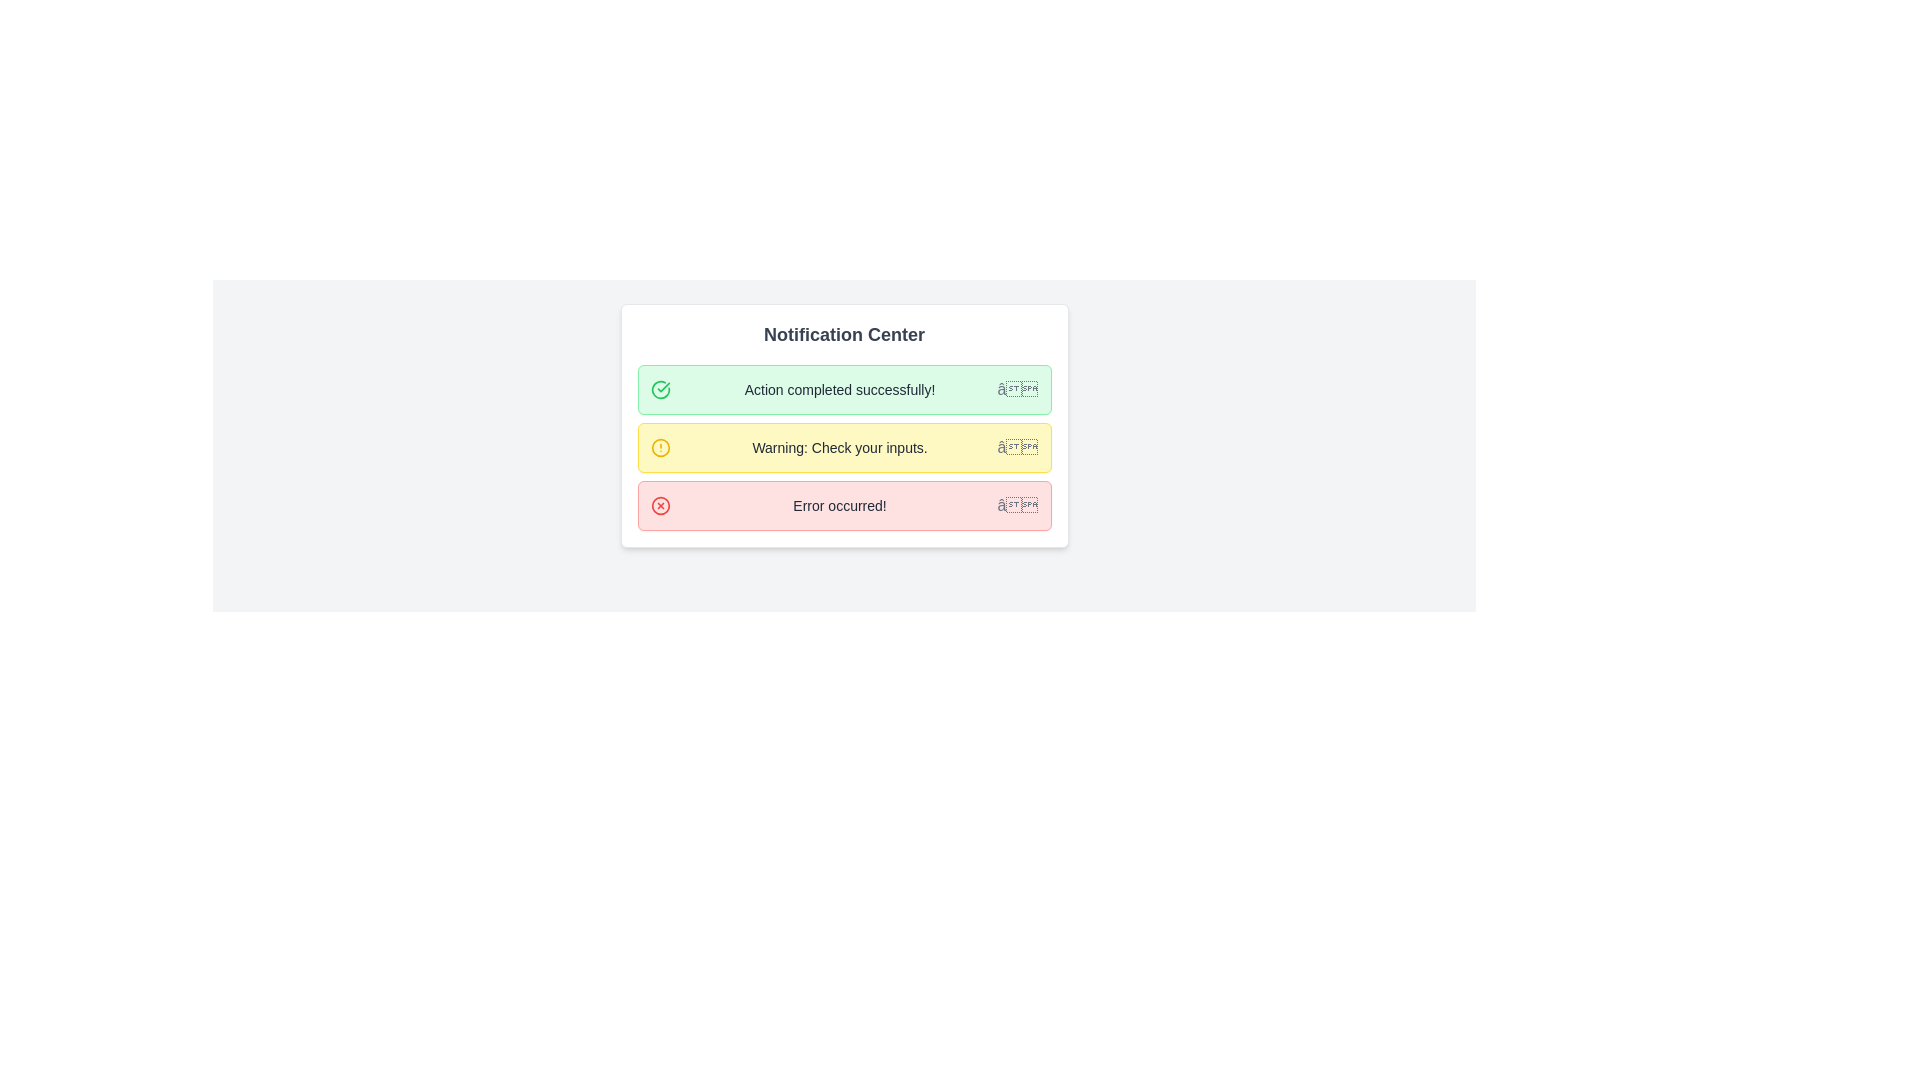 The height and width of the screenshot is (1080, 1920). Describe the element at coordinates (844, 446) in the screenshot. I see `grouped list of notification message banners located in the central part of the 'Notification Center' panel to understand their contents` at that location.